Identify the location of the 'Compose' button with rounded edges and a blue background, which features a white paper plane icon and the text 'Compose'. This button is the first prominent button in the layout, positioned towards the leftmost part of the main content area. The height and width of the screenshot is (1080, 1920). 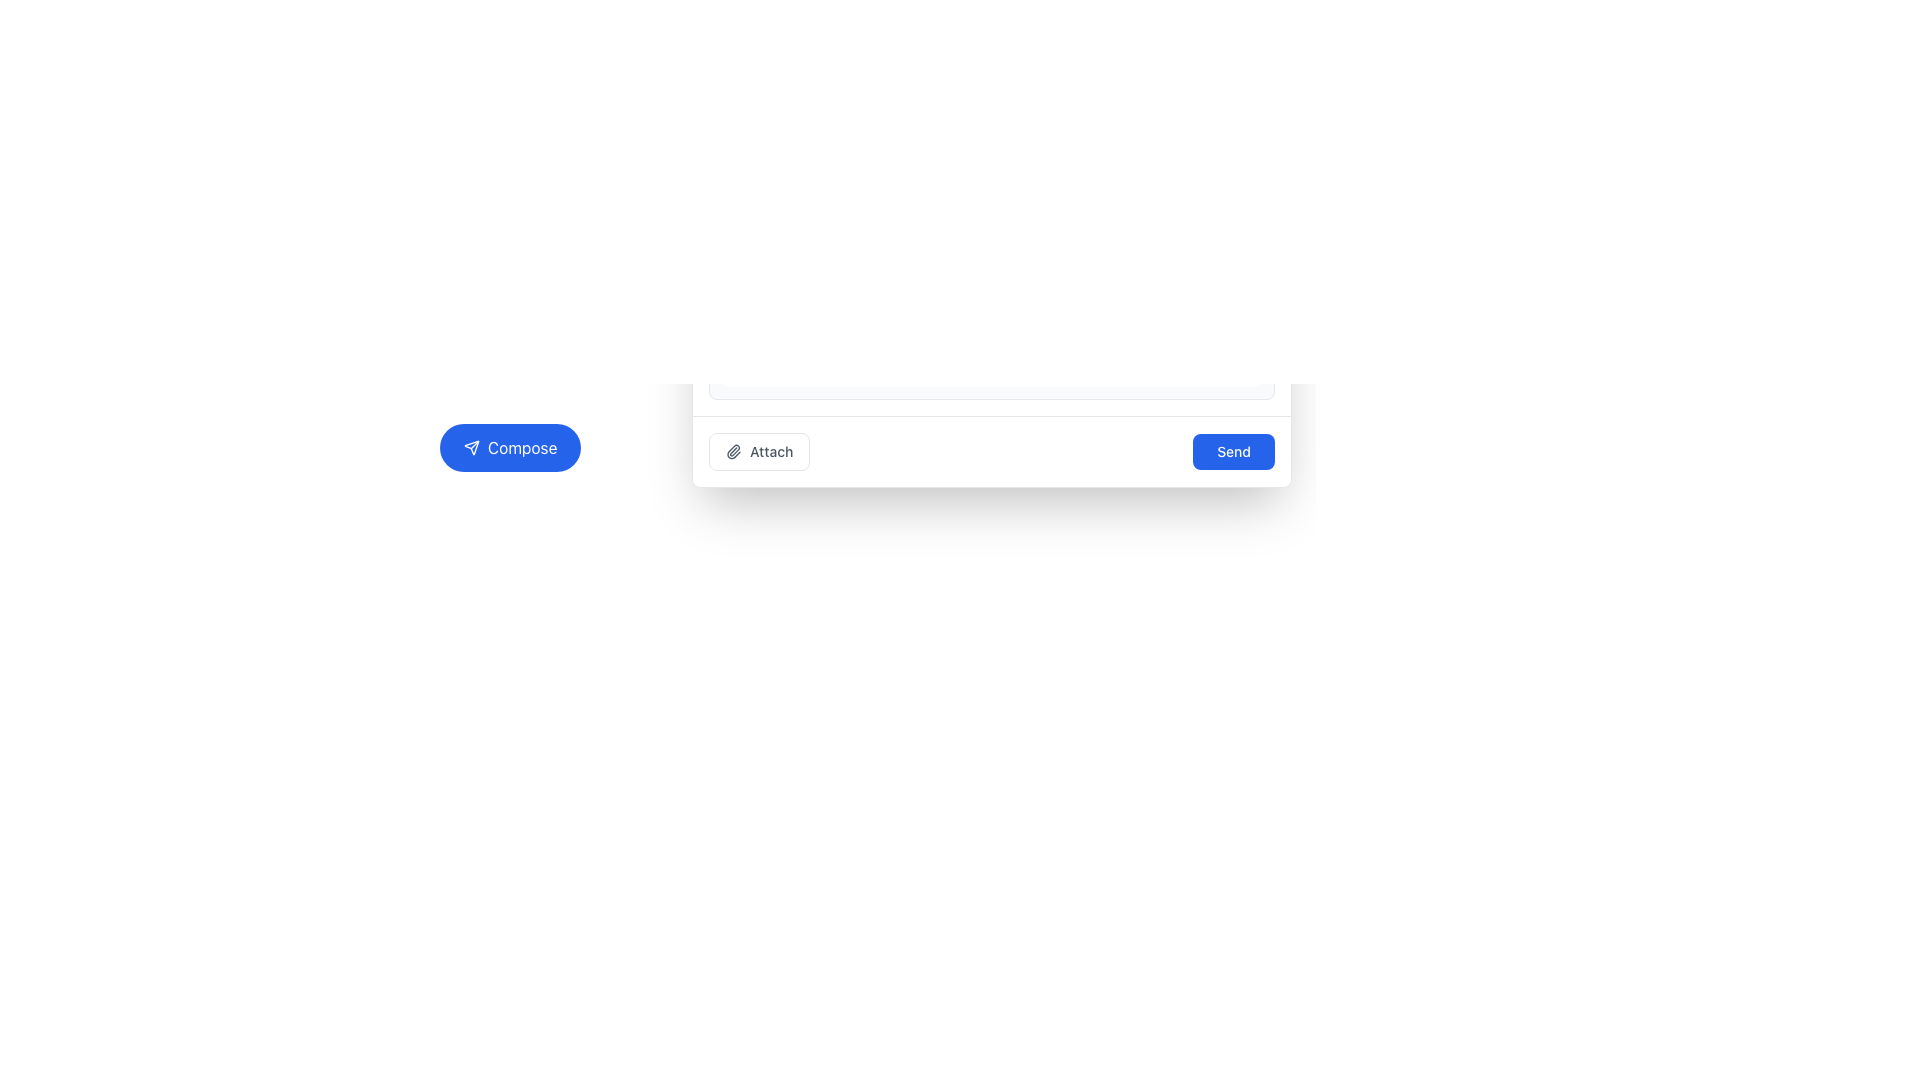
(510, 446).